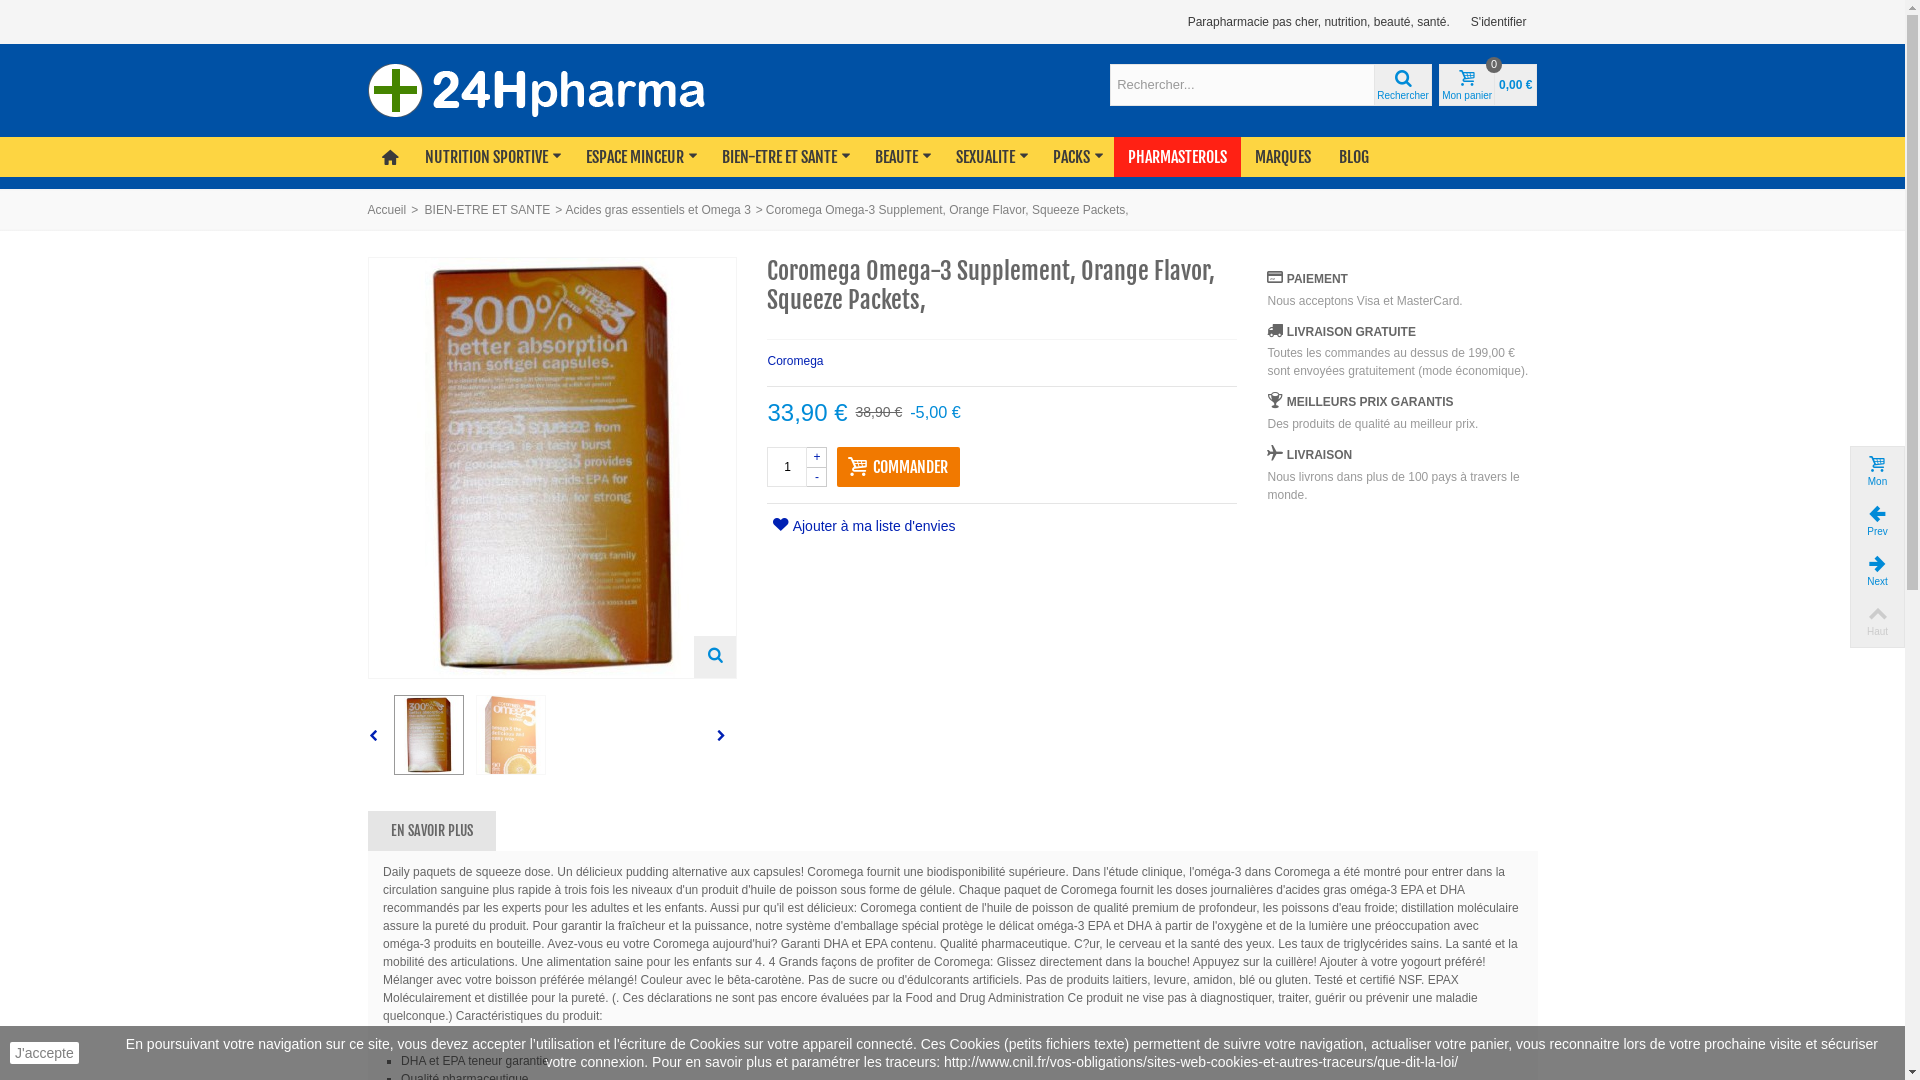 Image resolution: width=1920 pixels, height=1080 pixels. I want to click on 'S'identifier', so click(1498, 22).